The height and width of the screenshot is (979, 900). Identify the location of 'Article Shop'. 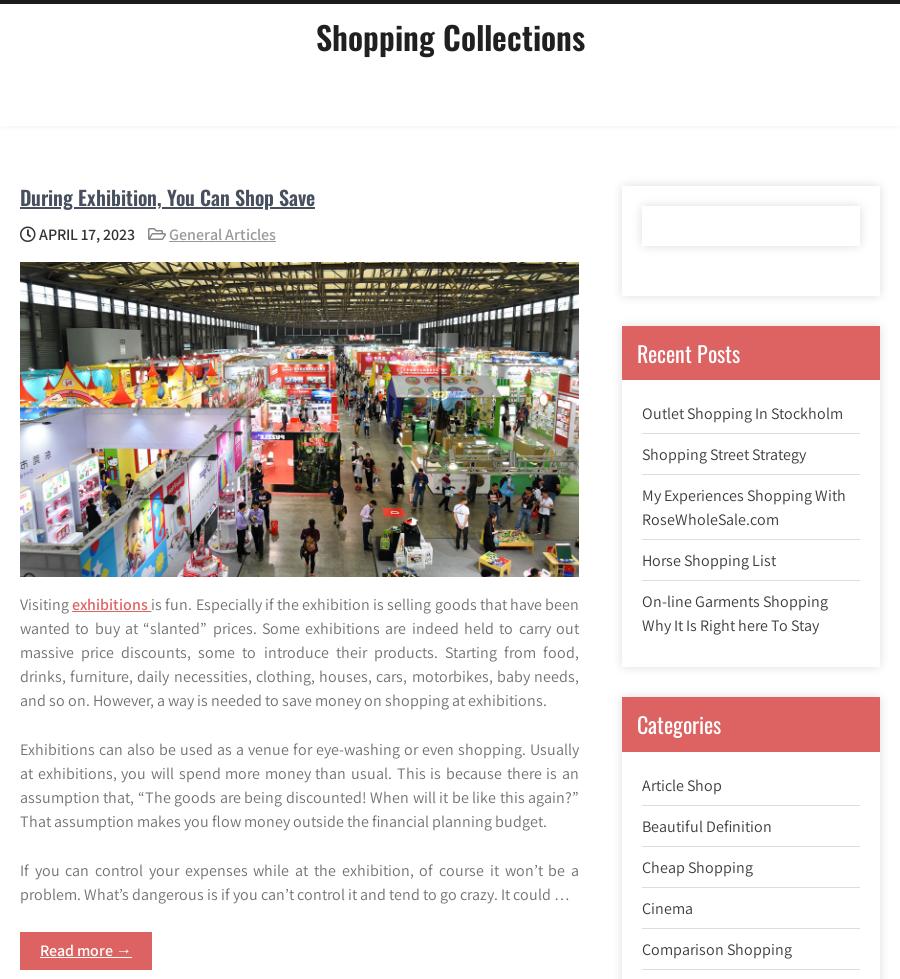
(681, 783).